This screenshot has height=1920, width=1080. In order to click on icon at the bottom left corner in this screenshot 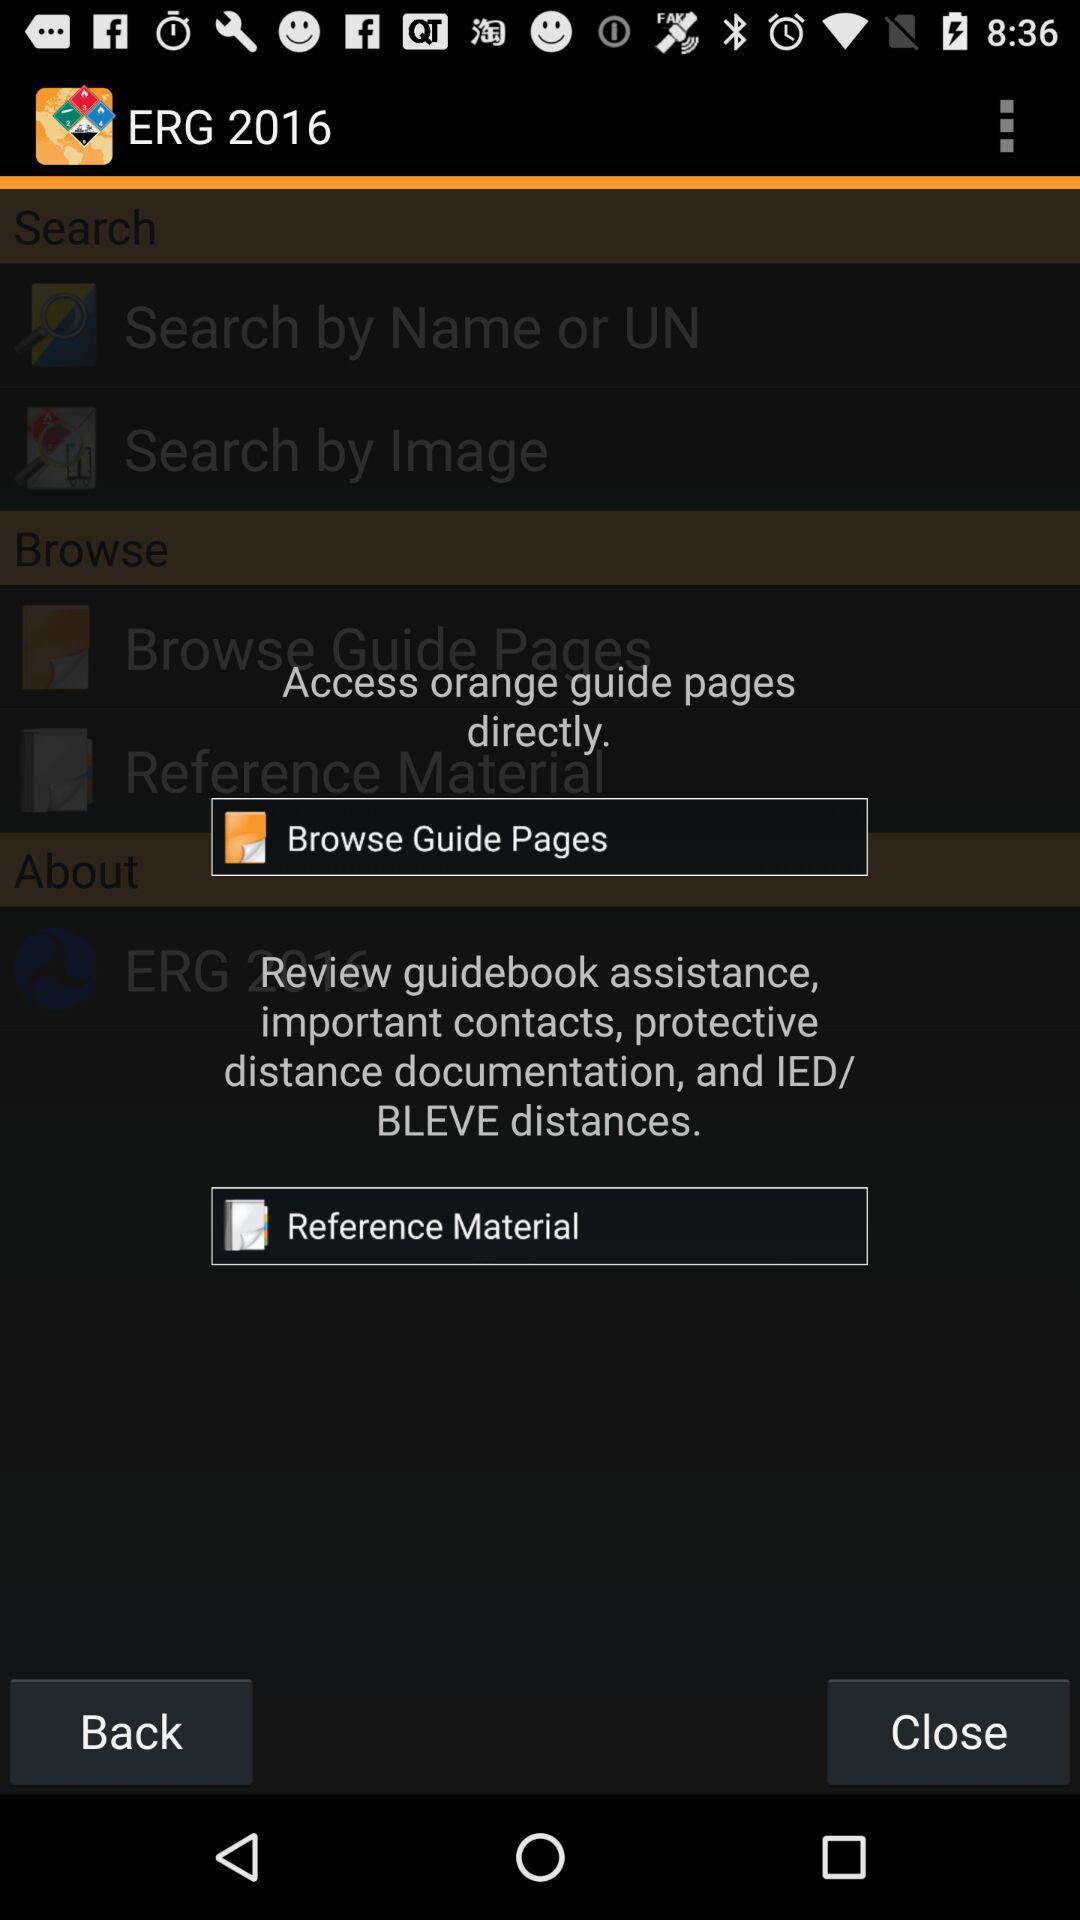, I will do `click(131, 1730)`.